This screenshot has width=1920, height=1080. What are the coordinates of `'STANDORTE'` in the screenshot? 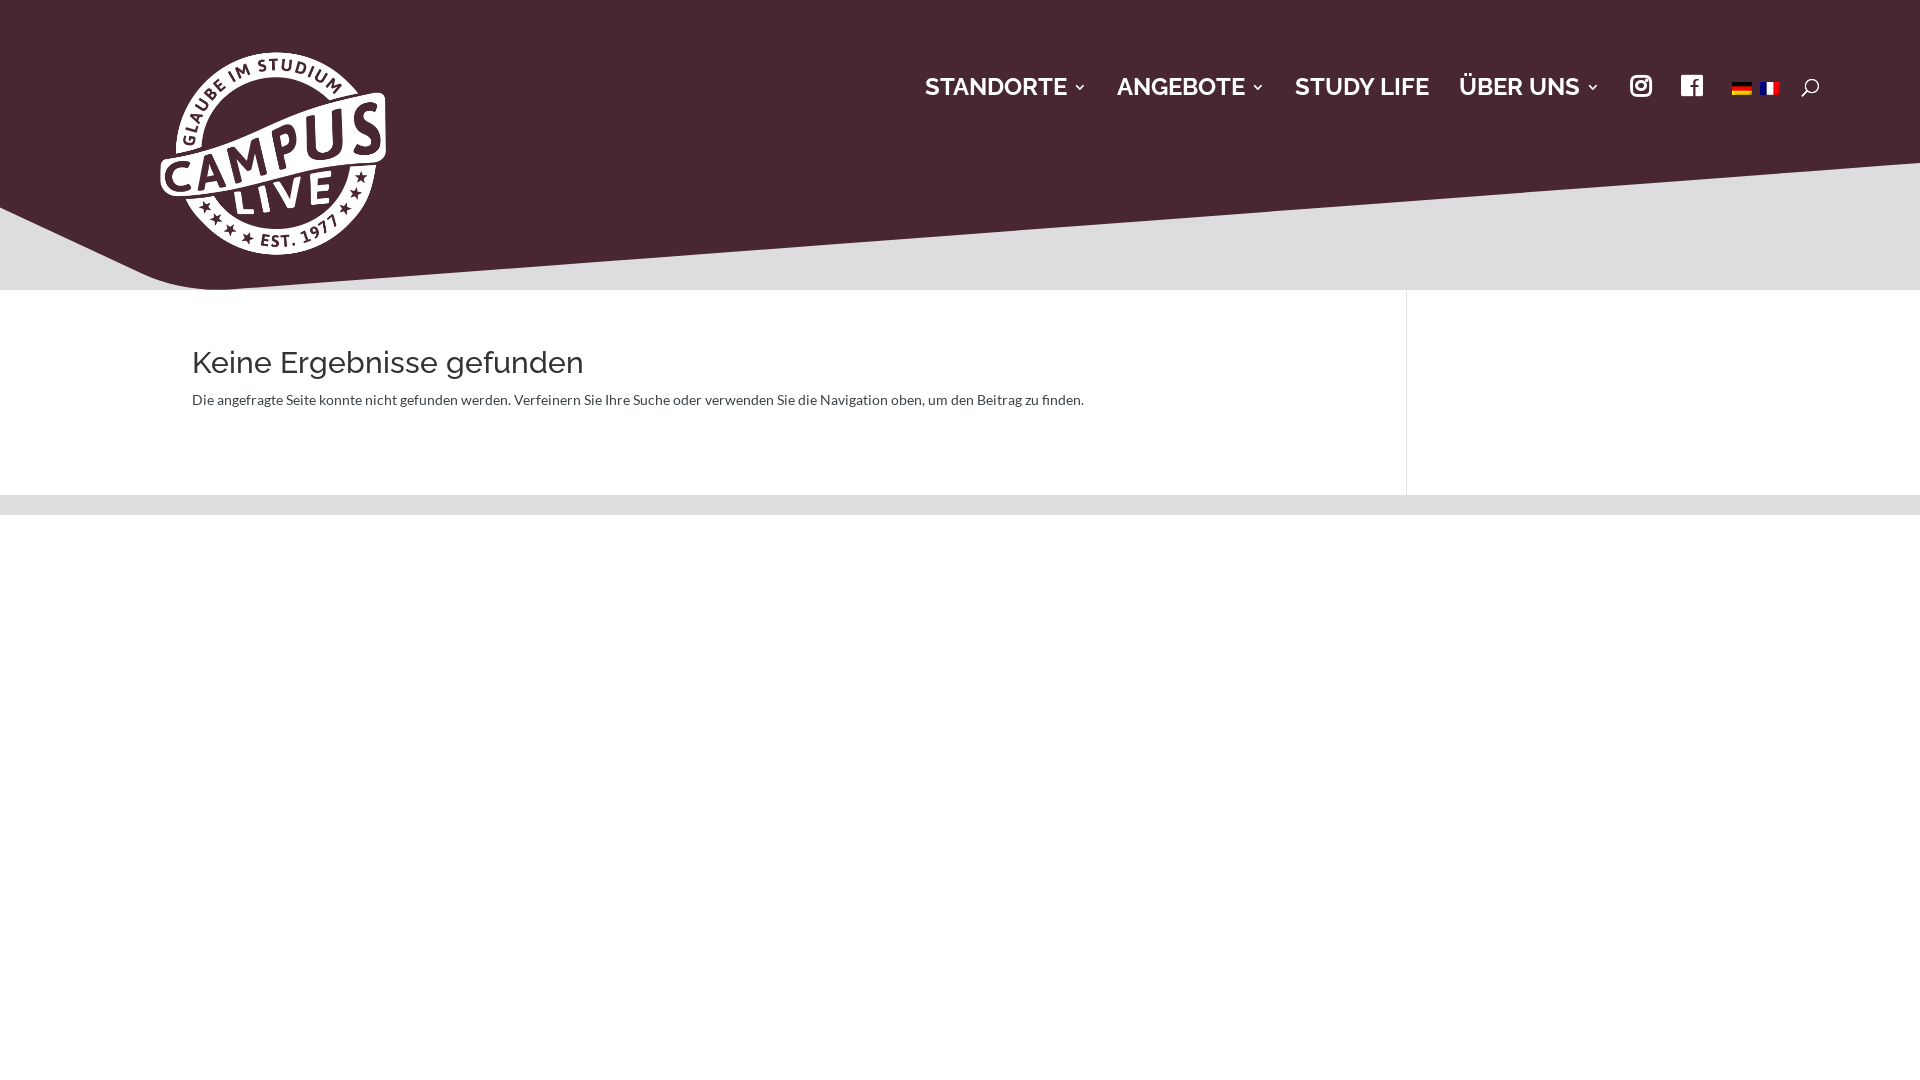 It's located at (1006, 86).